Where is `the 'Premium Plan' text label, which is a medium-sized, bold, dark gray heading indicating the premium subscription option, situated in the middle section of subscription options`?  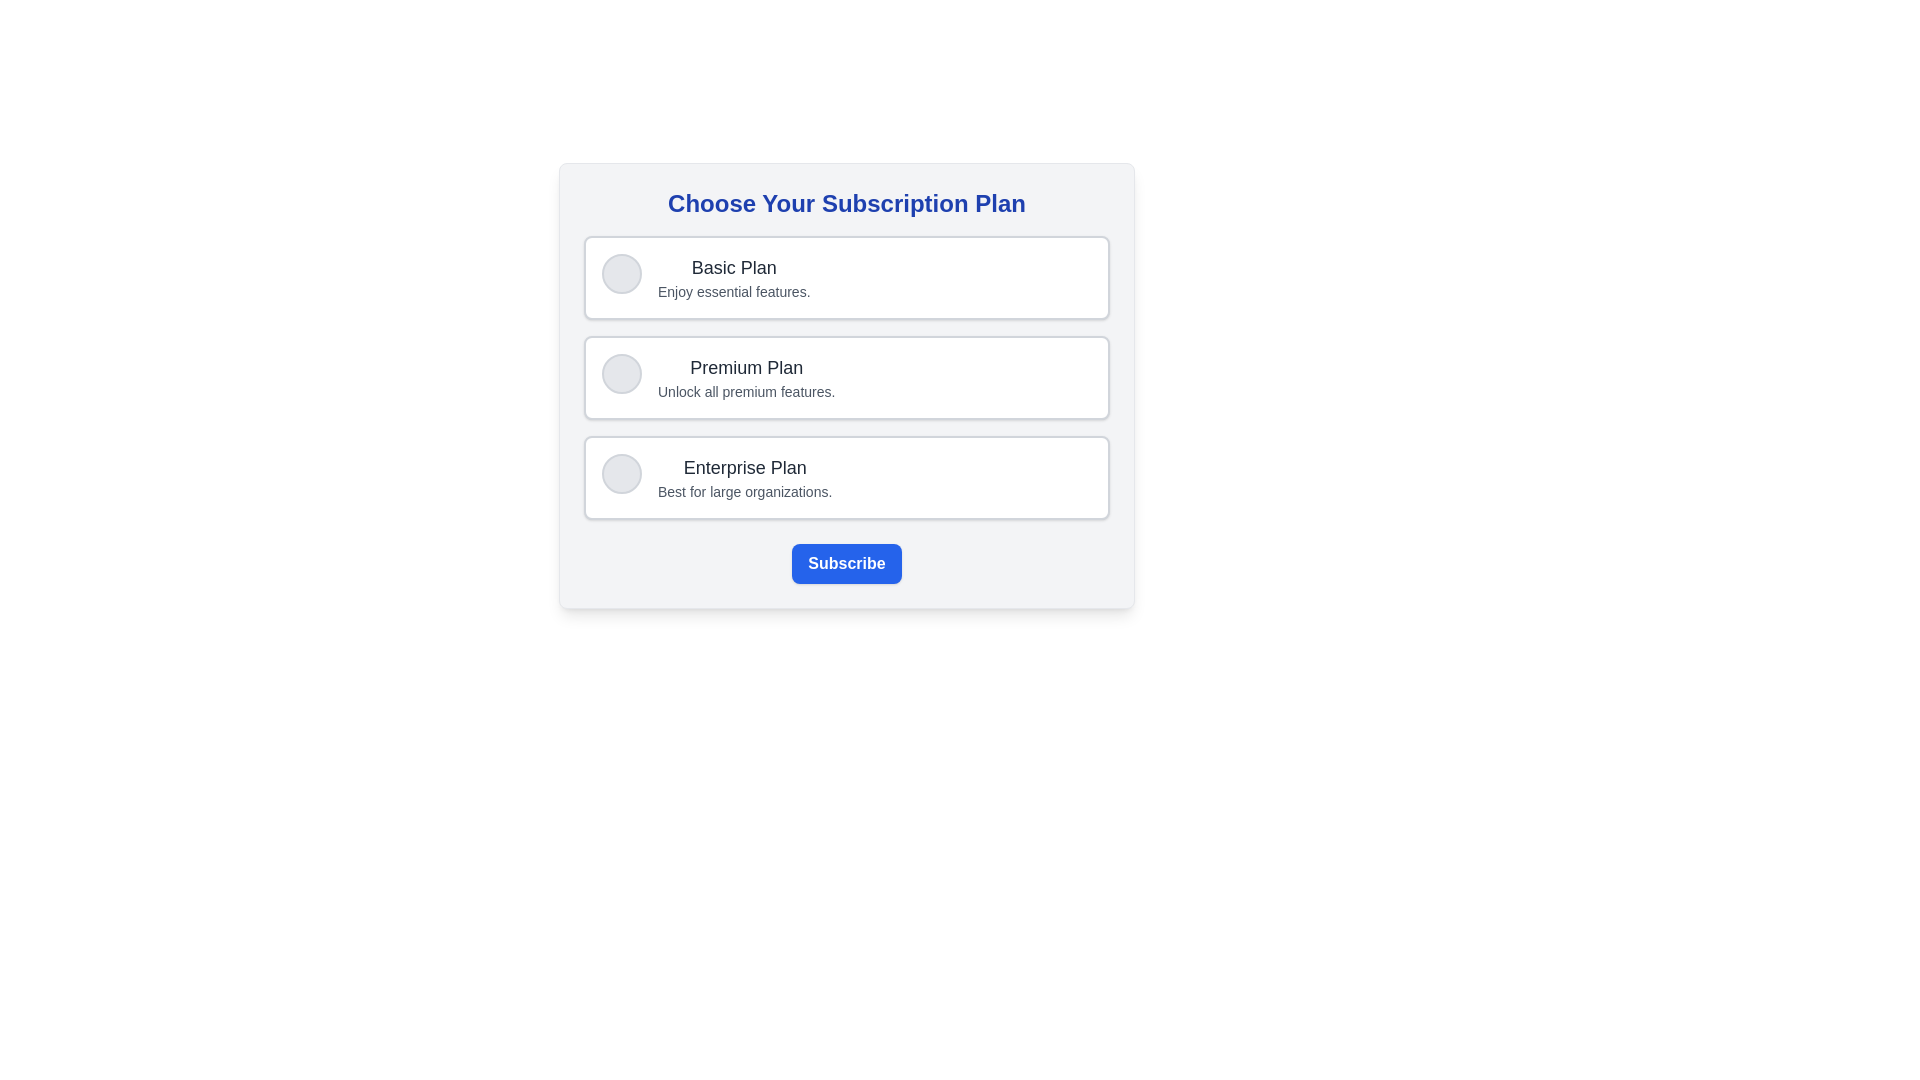 the 'Premium Plan' text label, which is a medium-sized, bold, dark gray heading indicating the premium subscription option, situated in the middle section of subscription options is located at coordinates (745, 367).